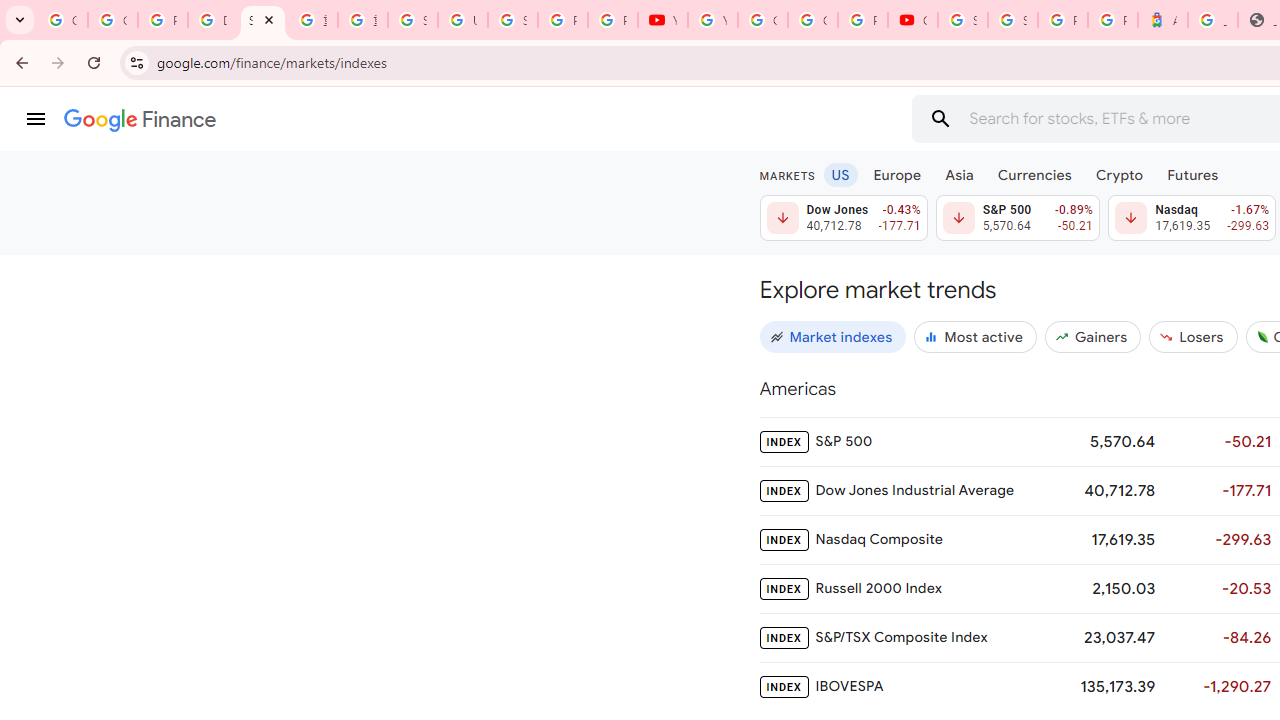 The width and height of the screenshot is (1280, 720). Describe the element at coordinates (896, 173) in the screenshot. I see `'Europe'` at that location.